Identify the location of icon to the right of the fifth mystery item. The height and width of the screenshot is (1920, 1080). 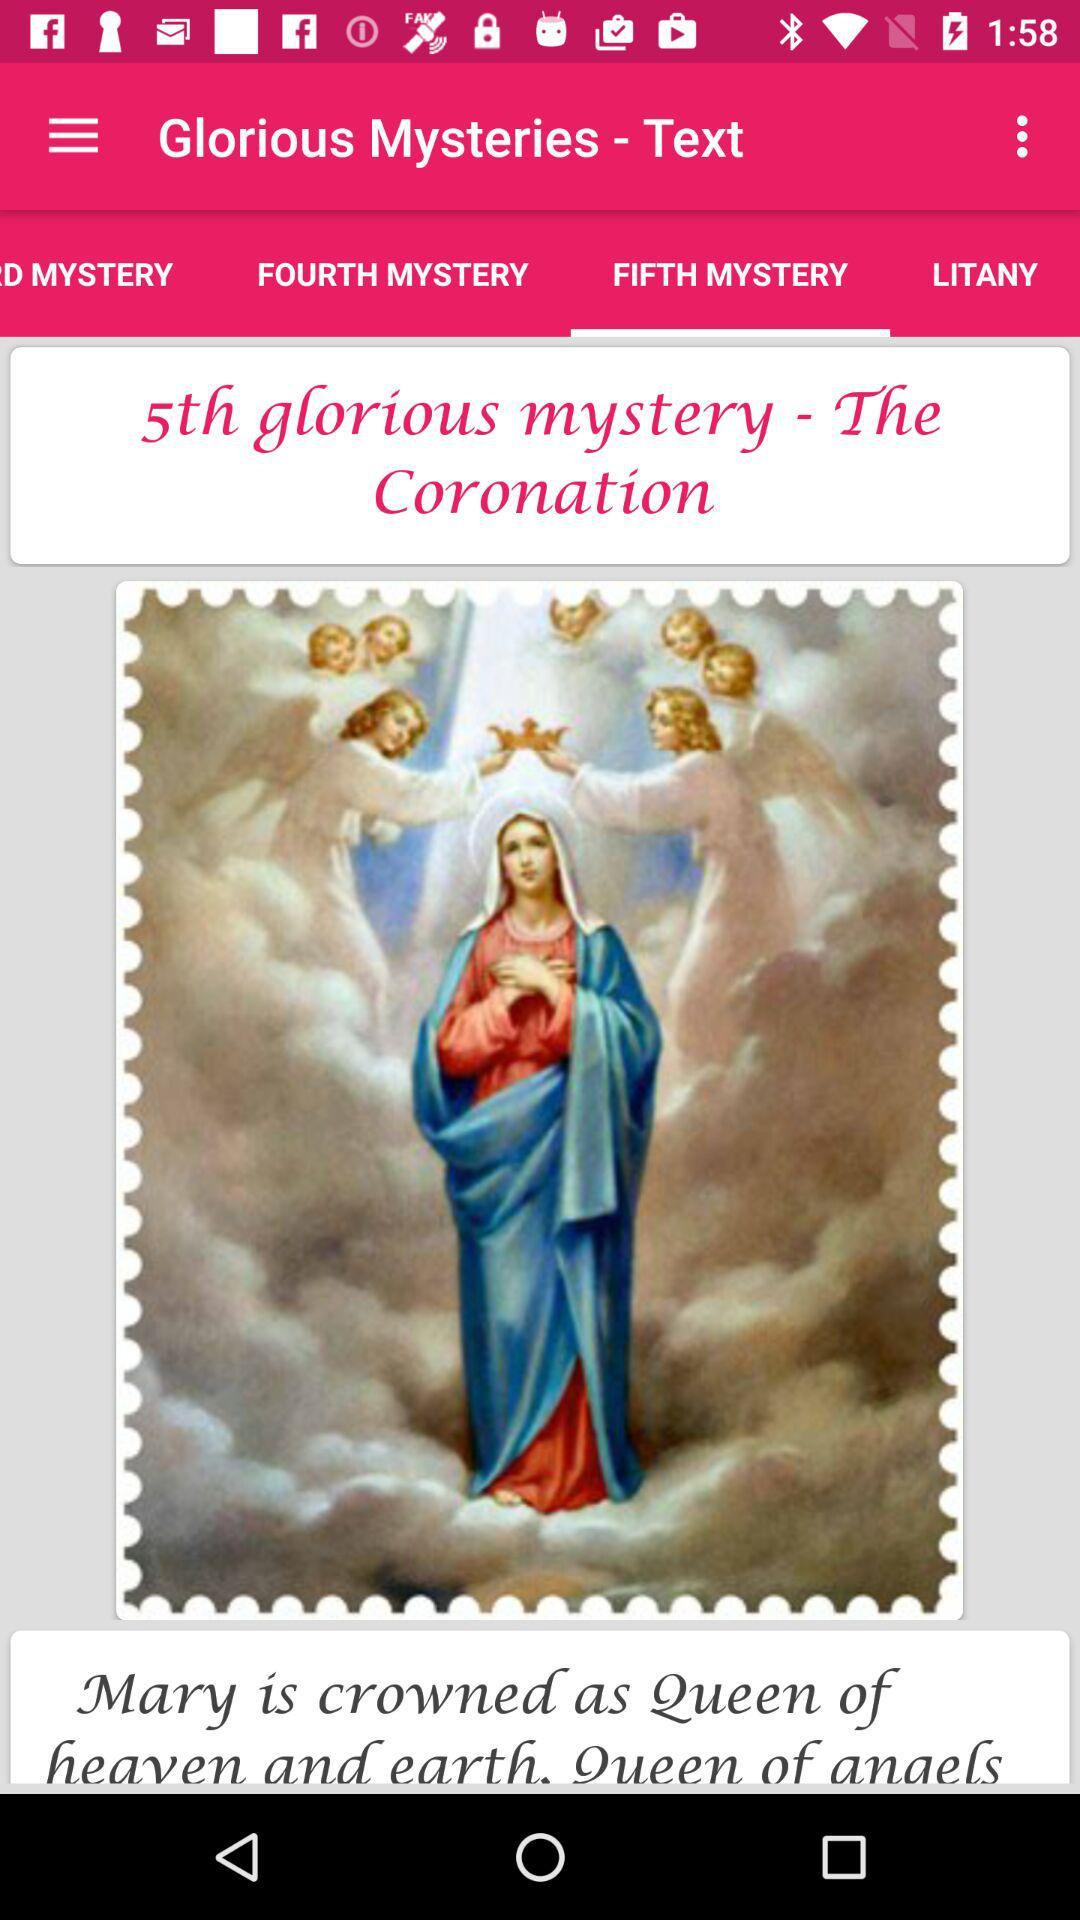
(984, 272).